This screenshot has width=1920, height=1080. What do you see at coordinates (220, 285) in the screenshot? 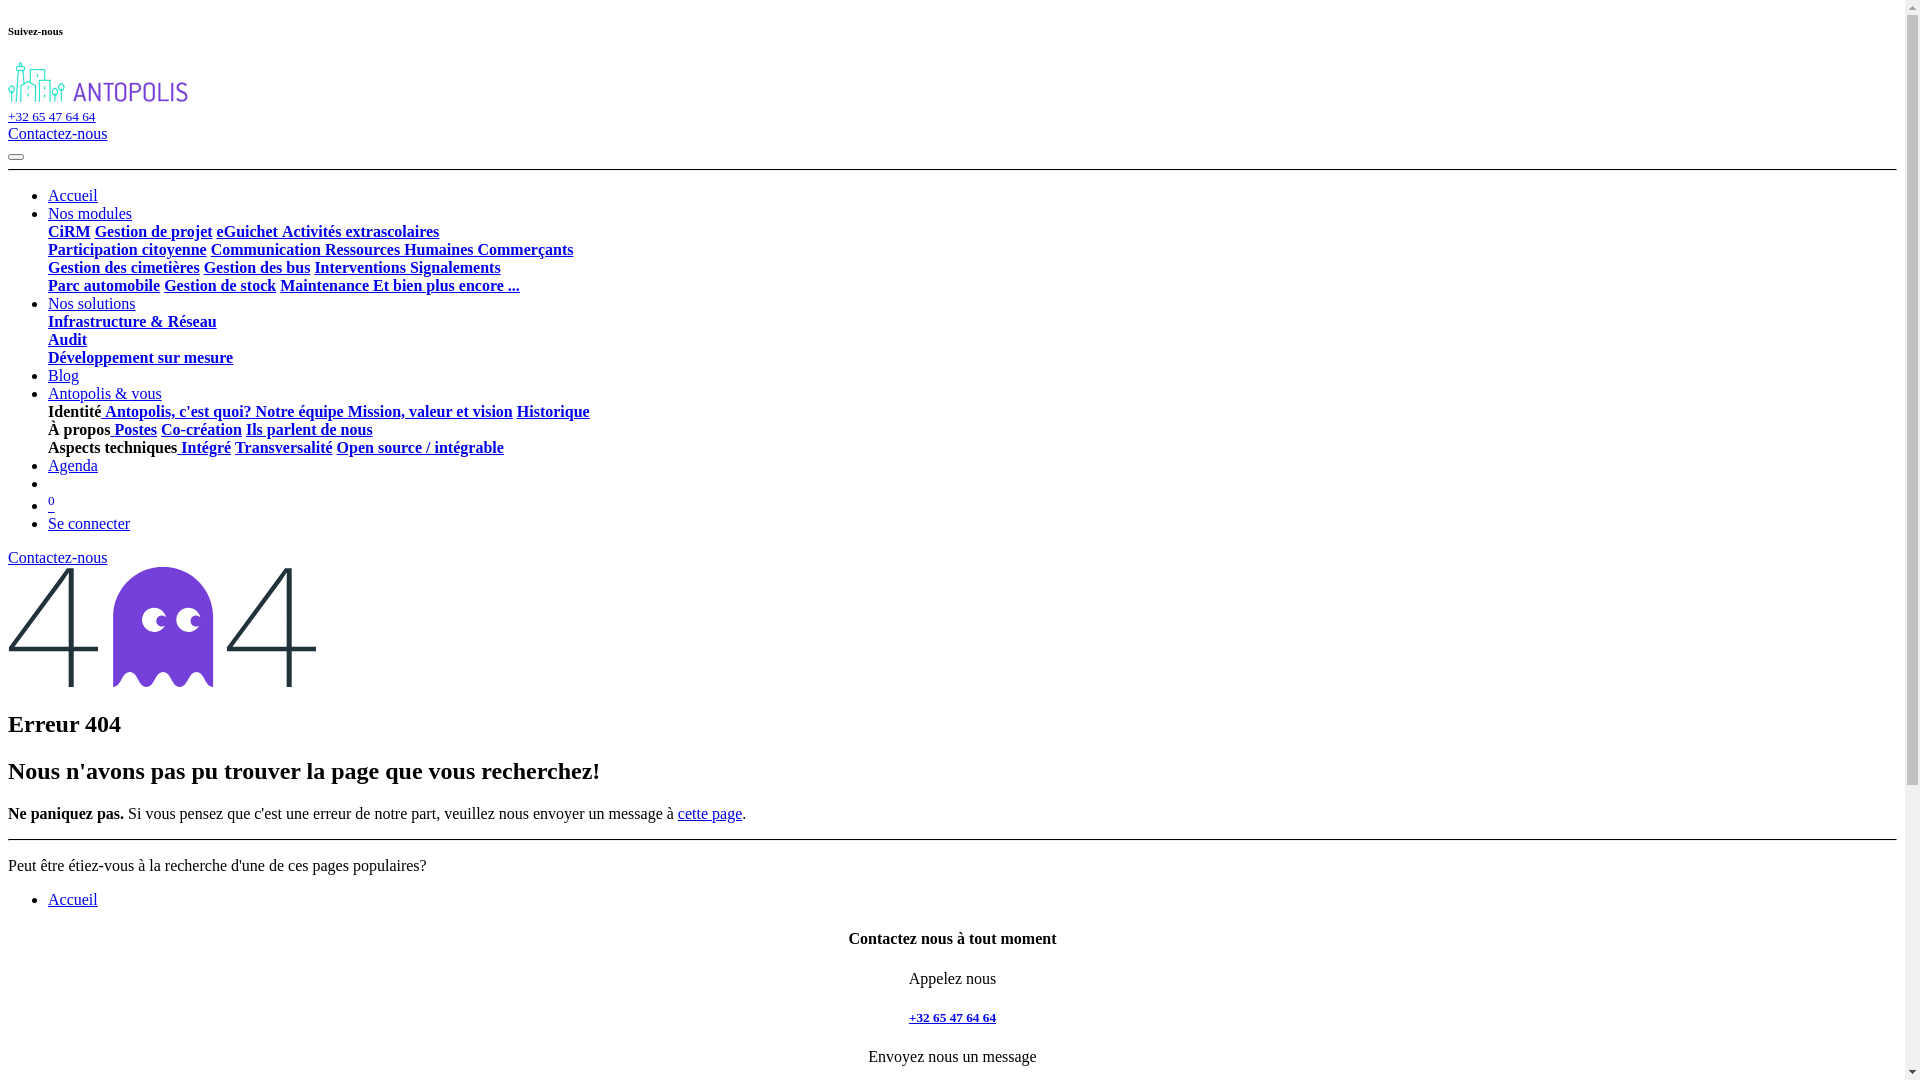
I see `'Gestion de stock'` at bounding box center [220, 285].